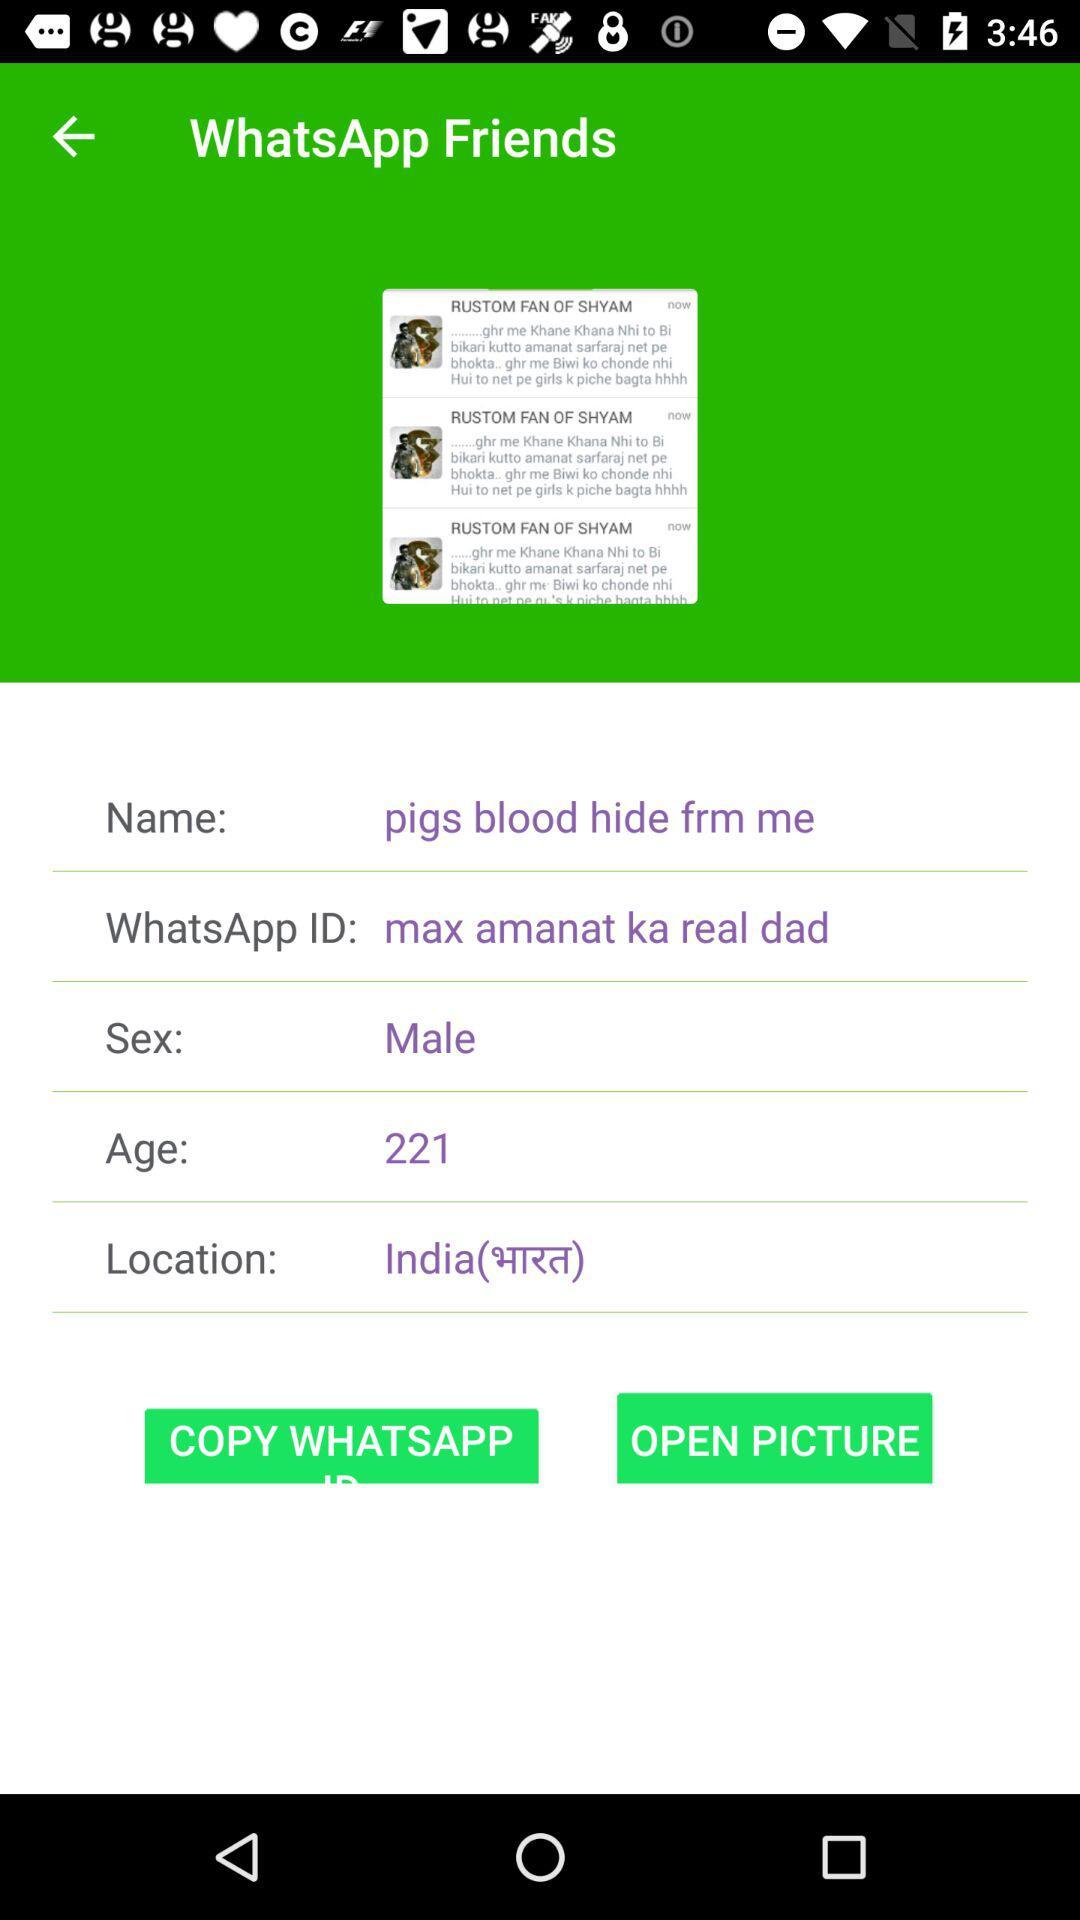 Image resolution: width=1080 pixels, height=1920 pixels. I want to click on icon above name: item, so click(72, 135).